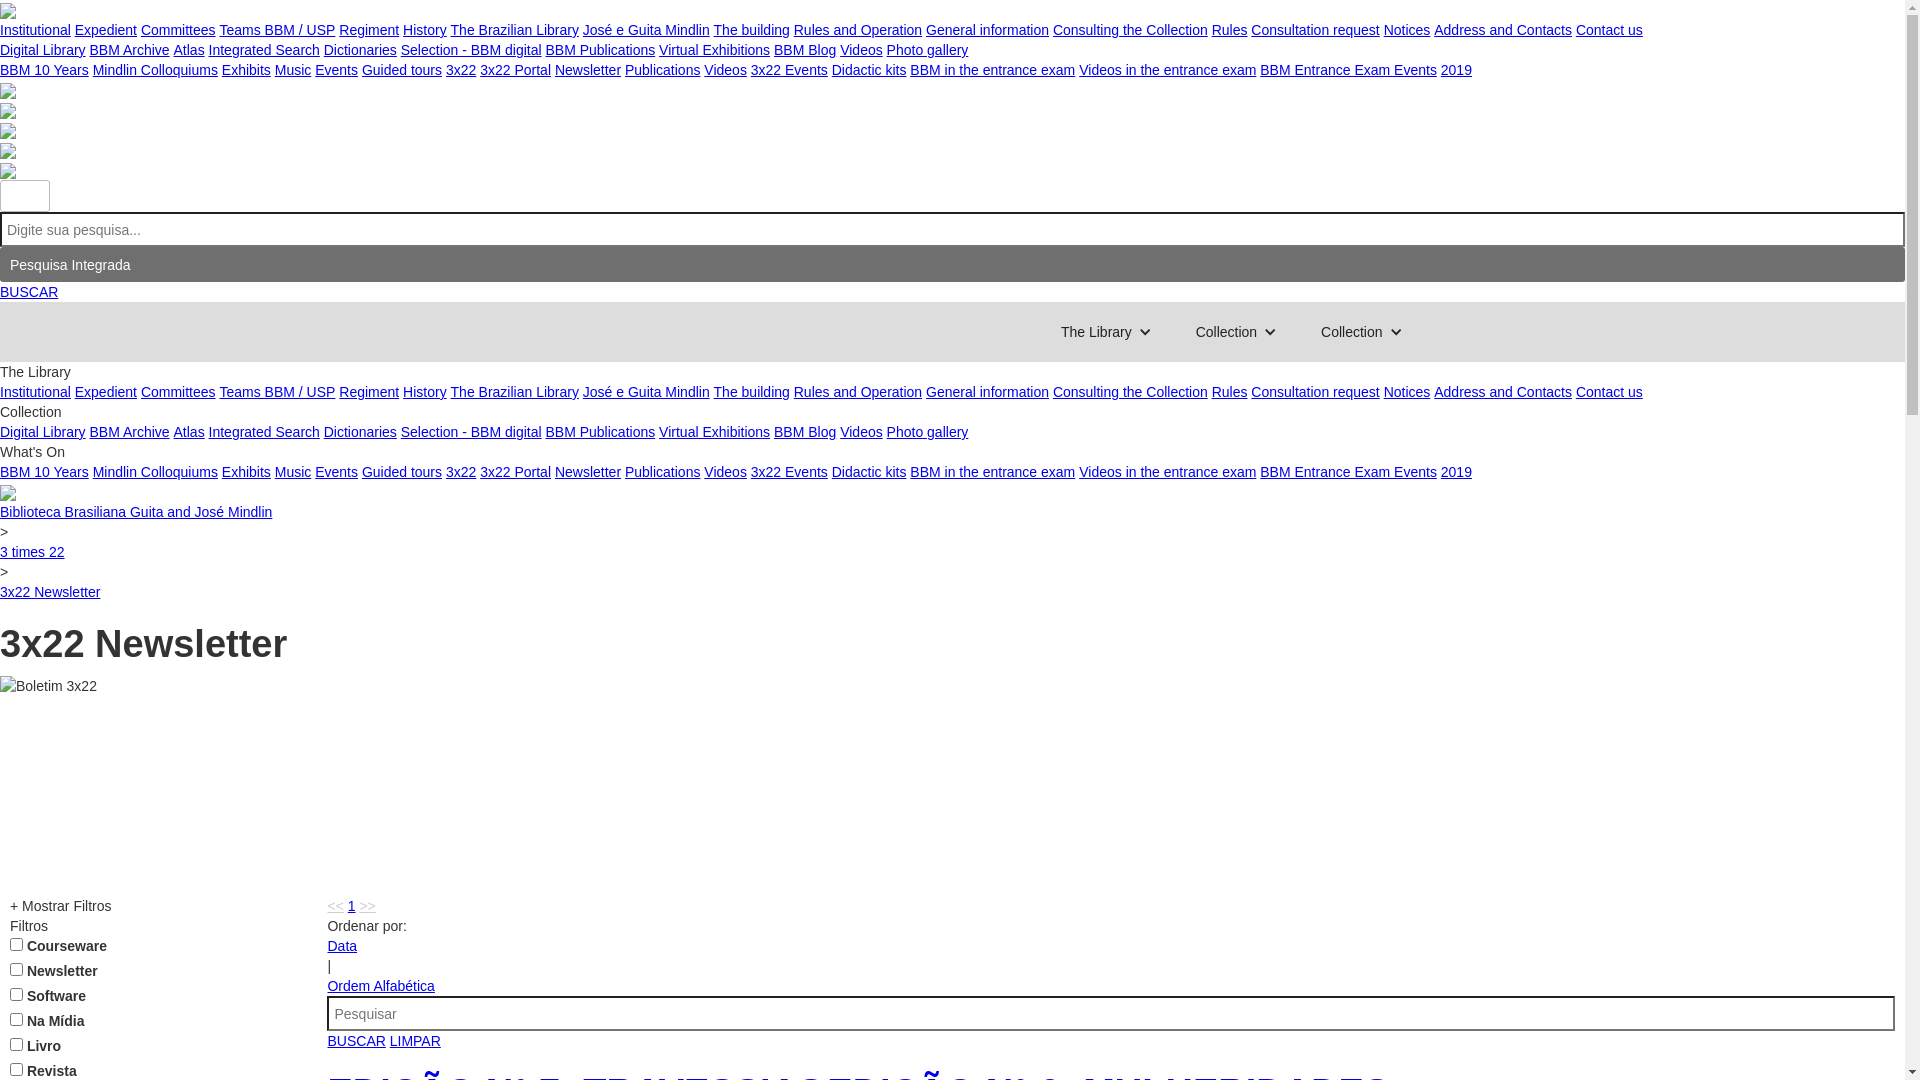 This screenshot has height=1080, width=1920. What do you see at coordinates (245, 68) in the screenshot?
I see `'Exhibits'` at bounding box center [245, 68].